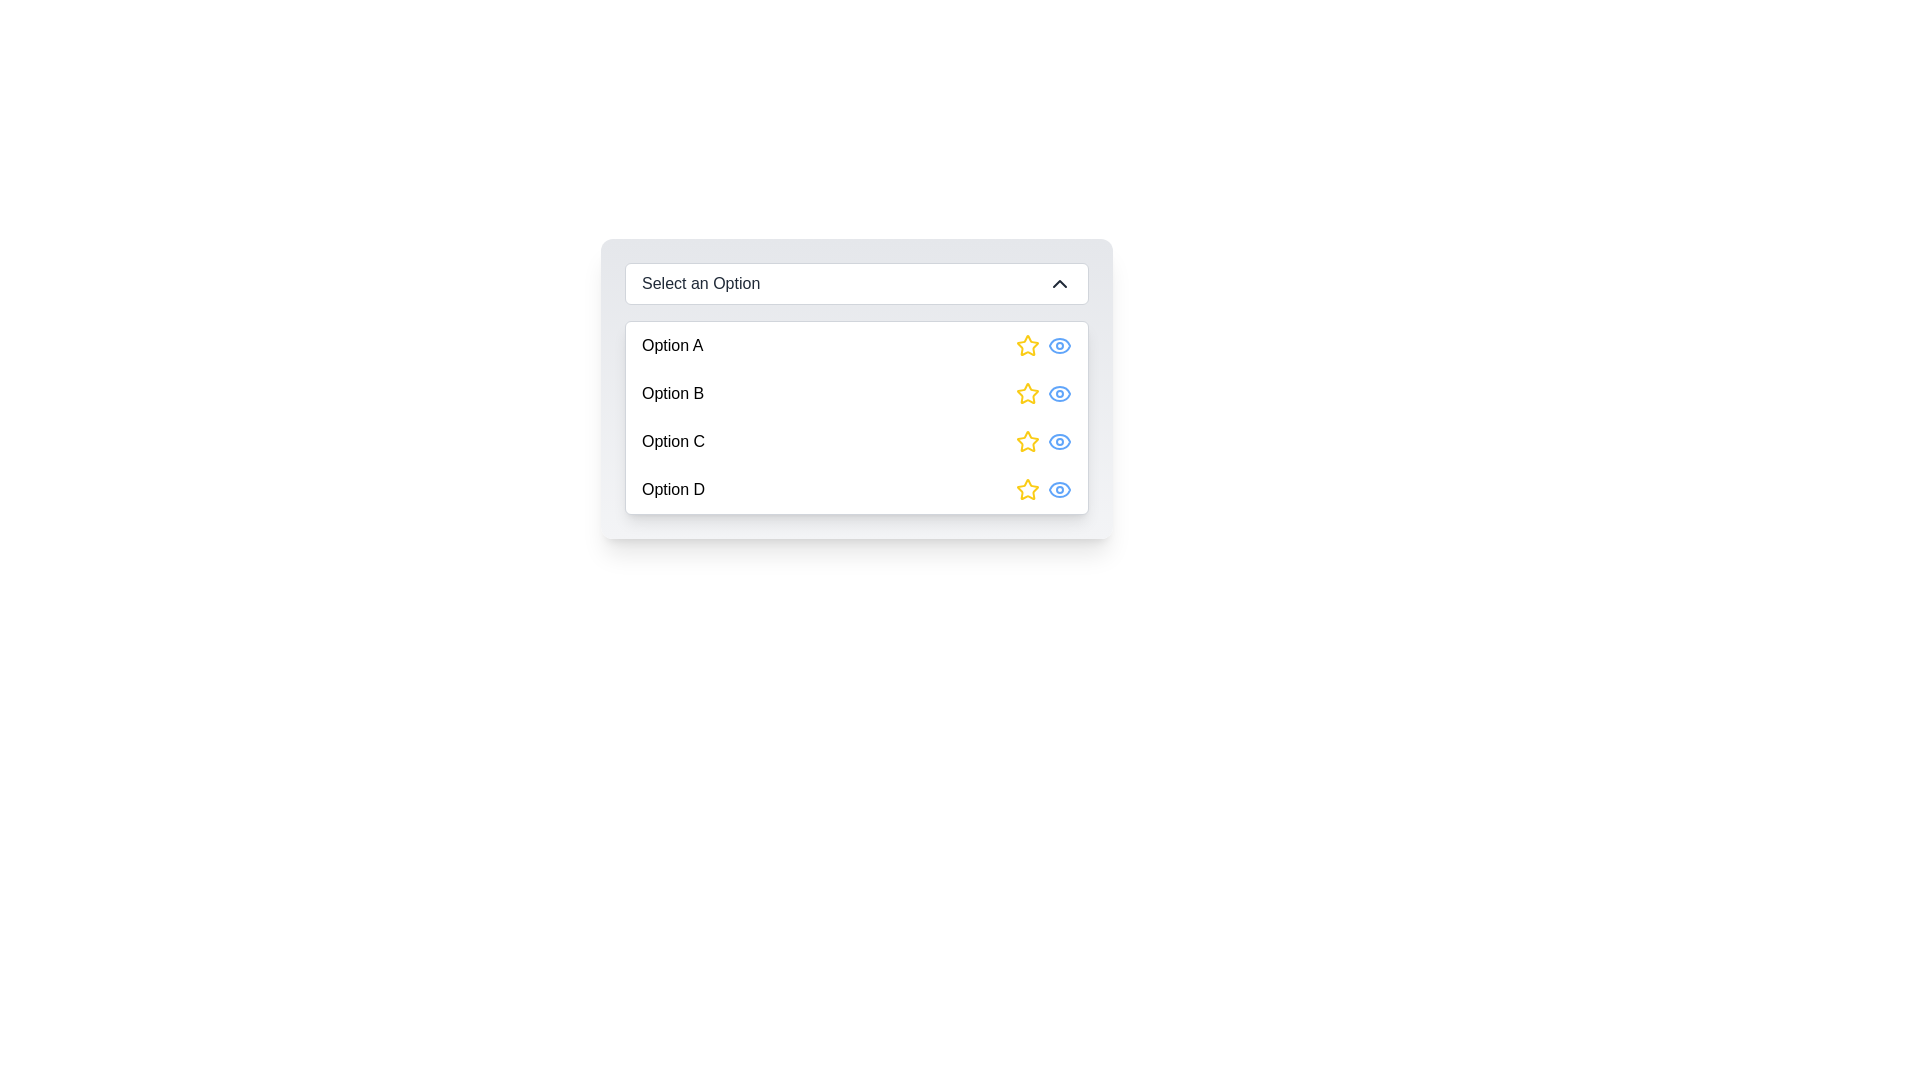 The width and height of the screenshot is (1920, 1080). Describe the element at coordinates (857, 389) in the screenshot. I see `the second option in the dropdown menu` at that location.